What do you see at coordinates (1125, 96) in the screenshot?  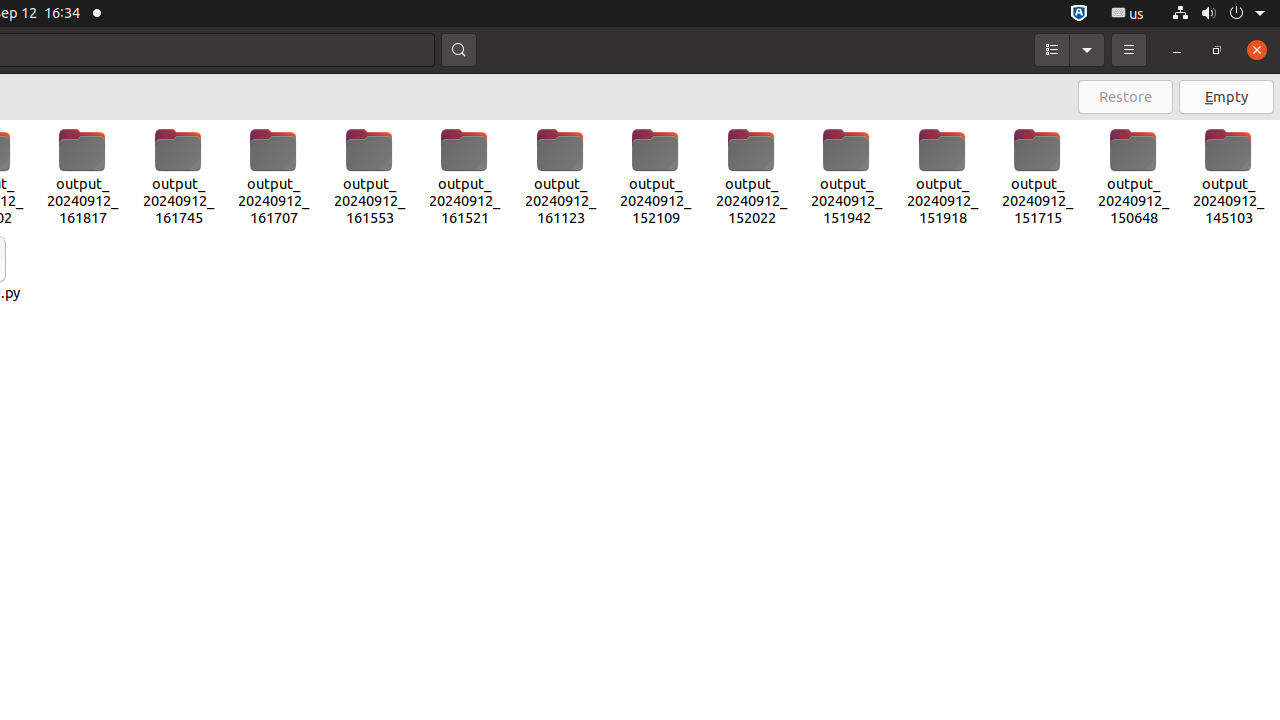 I see `'Restore'` at bounding box center [1125, 96].